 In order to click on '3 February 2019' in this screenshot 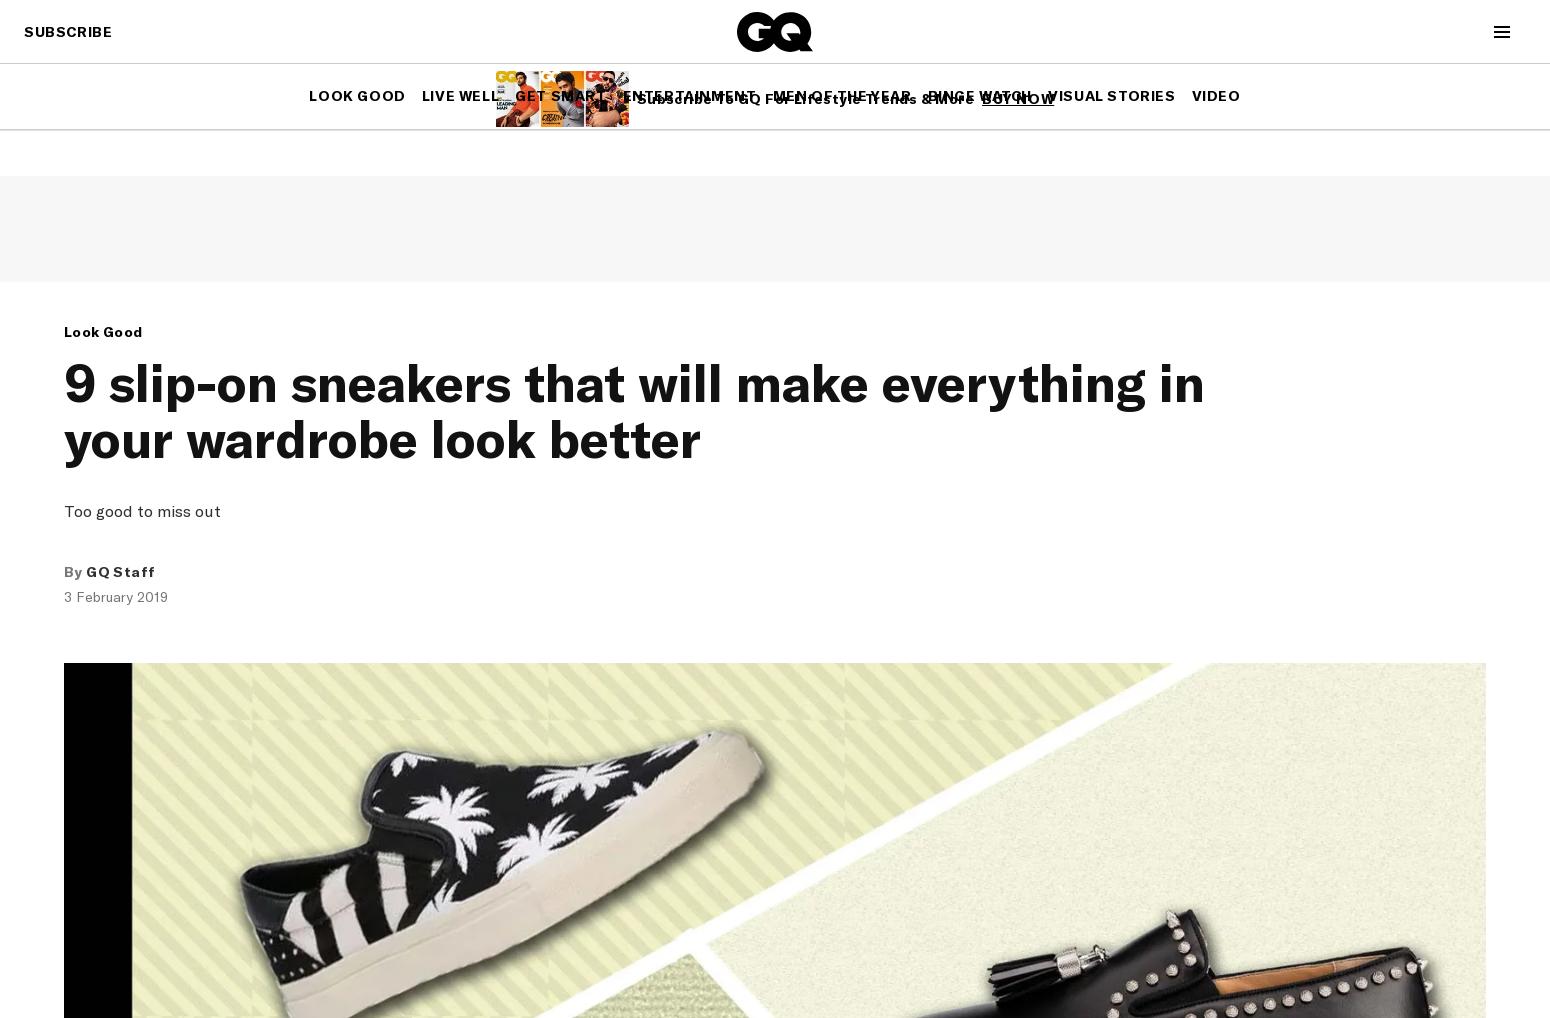, I will do `click(115, 596)`.